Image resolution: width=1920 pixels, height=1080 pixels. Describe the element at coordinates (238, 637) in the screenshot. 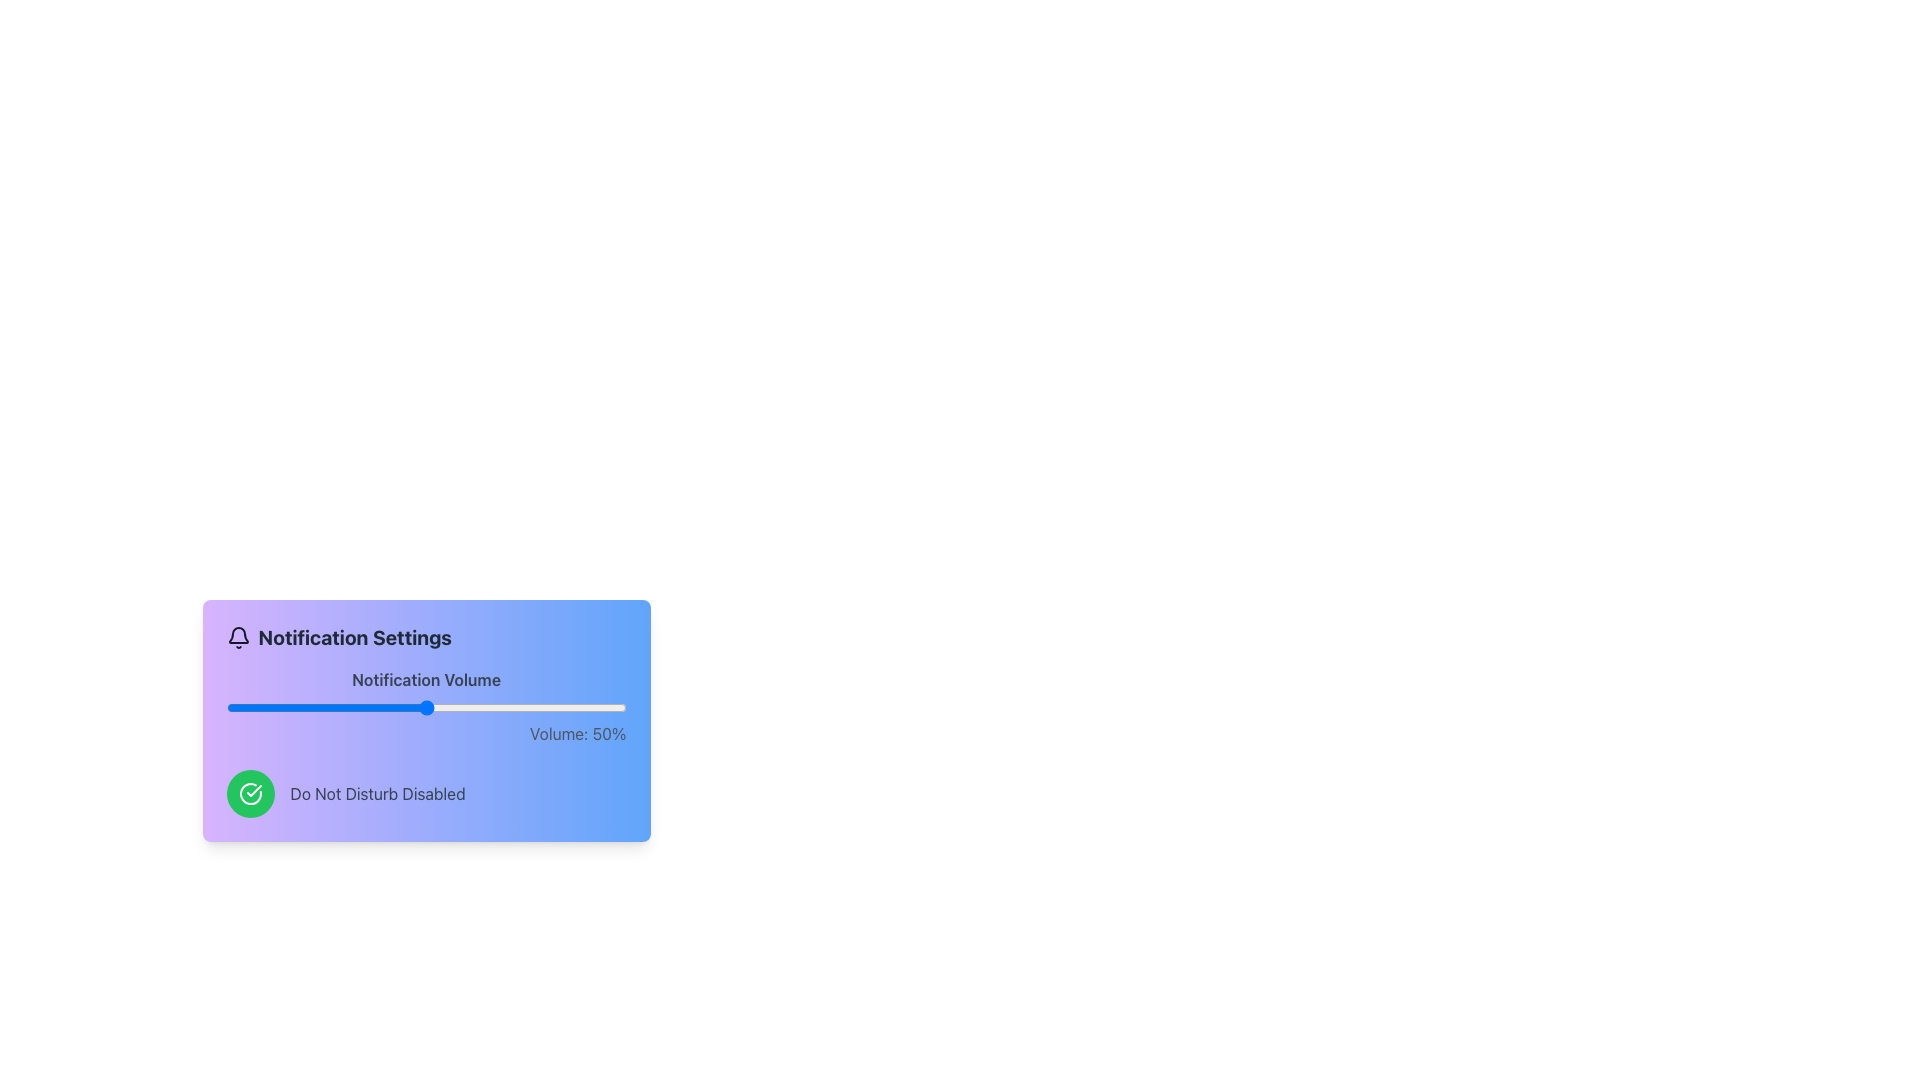

I see `the bell icon located to the left of the 'Notification Settings' text` at that location.